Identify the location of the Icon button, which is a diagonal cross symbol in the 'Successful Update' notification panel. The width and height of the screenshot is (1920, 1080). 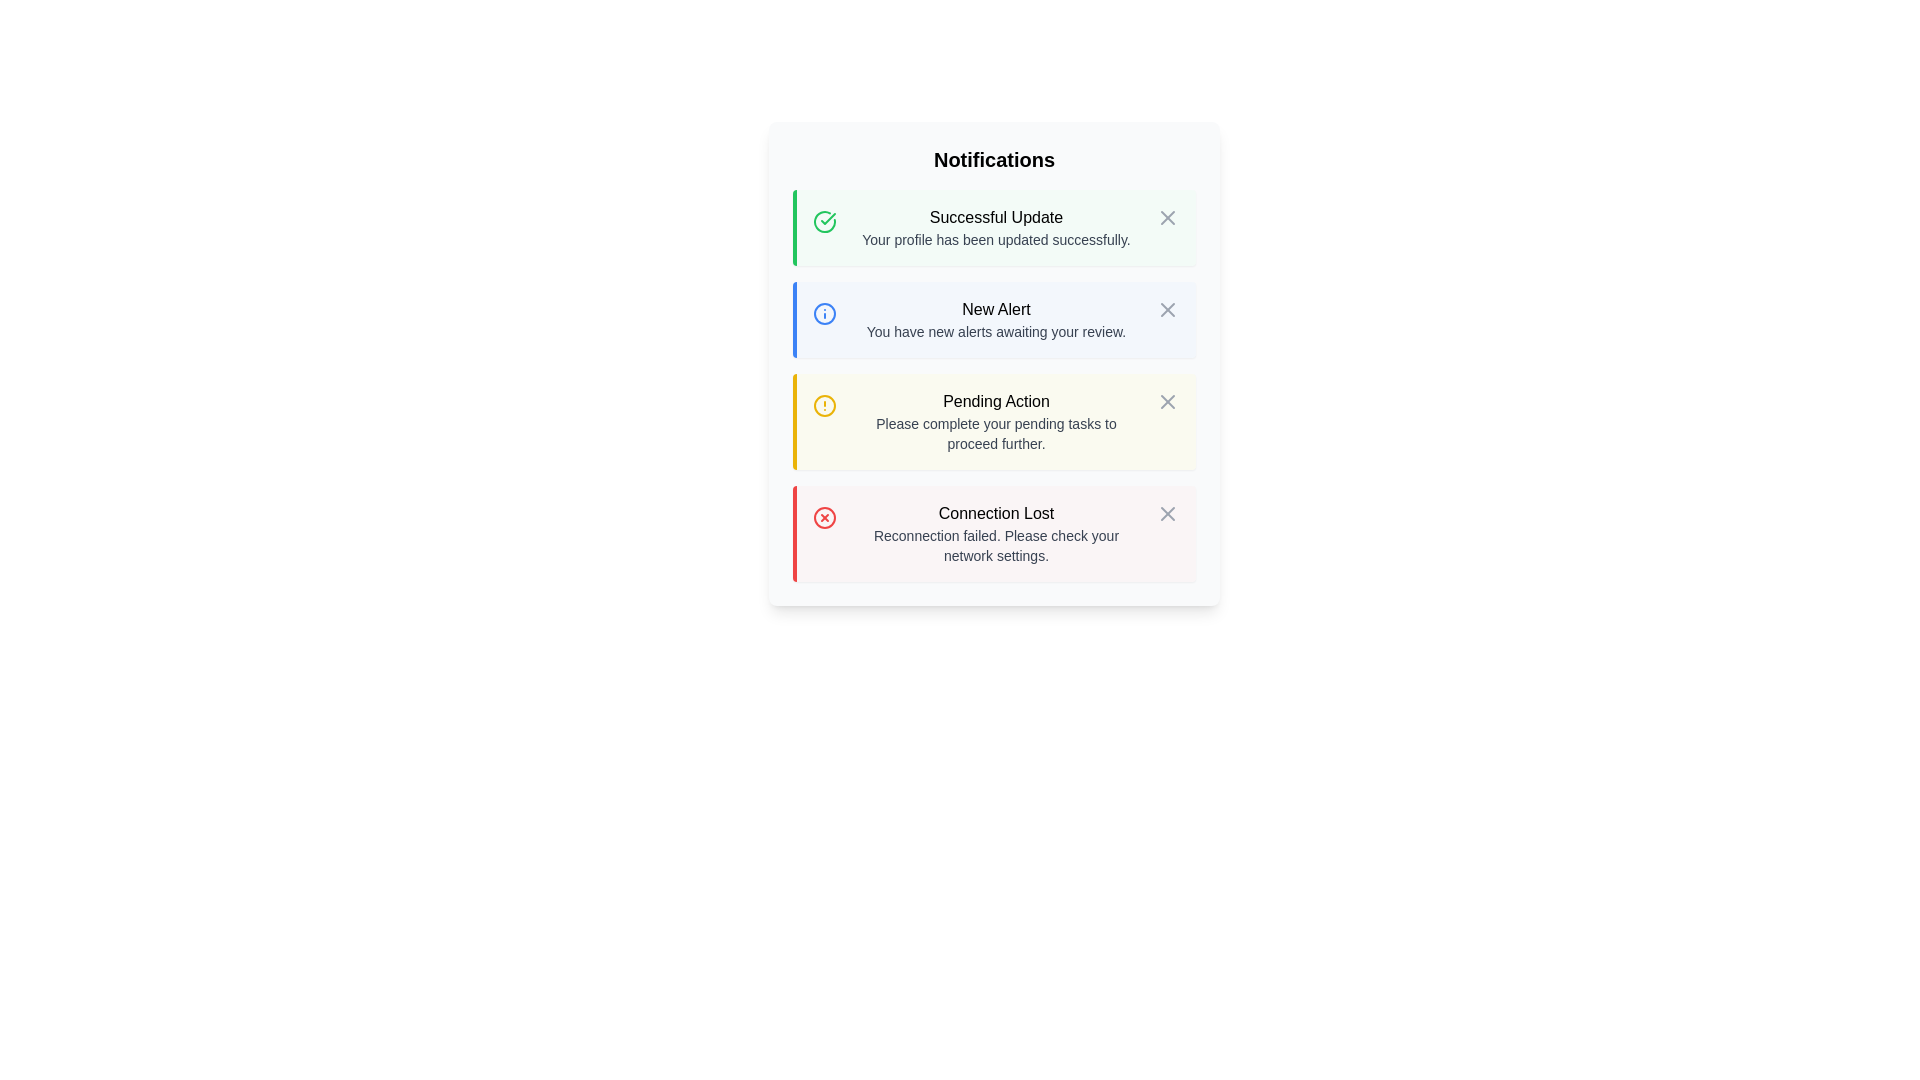
(1167, 218).